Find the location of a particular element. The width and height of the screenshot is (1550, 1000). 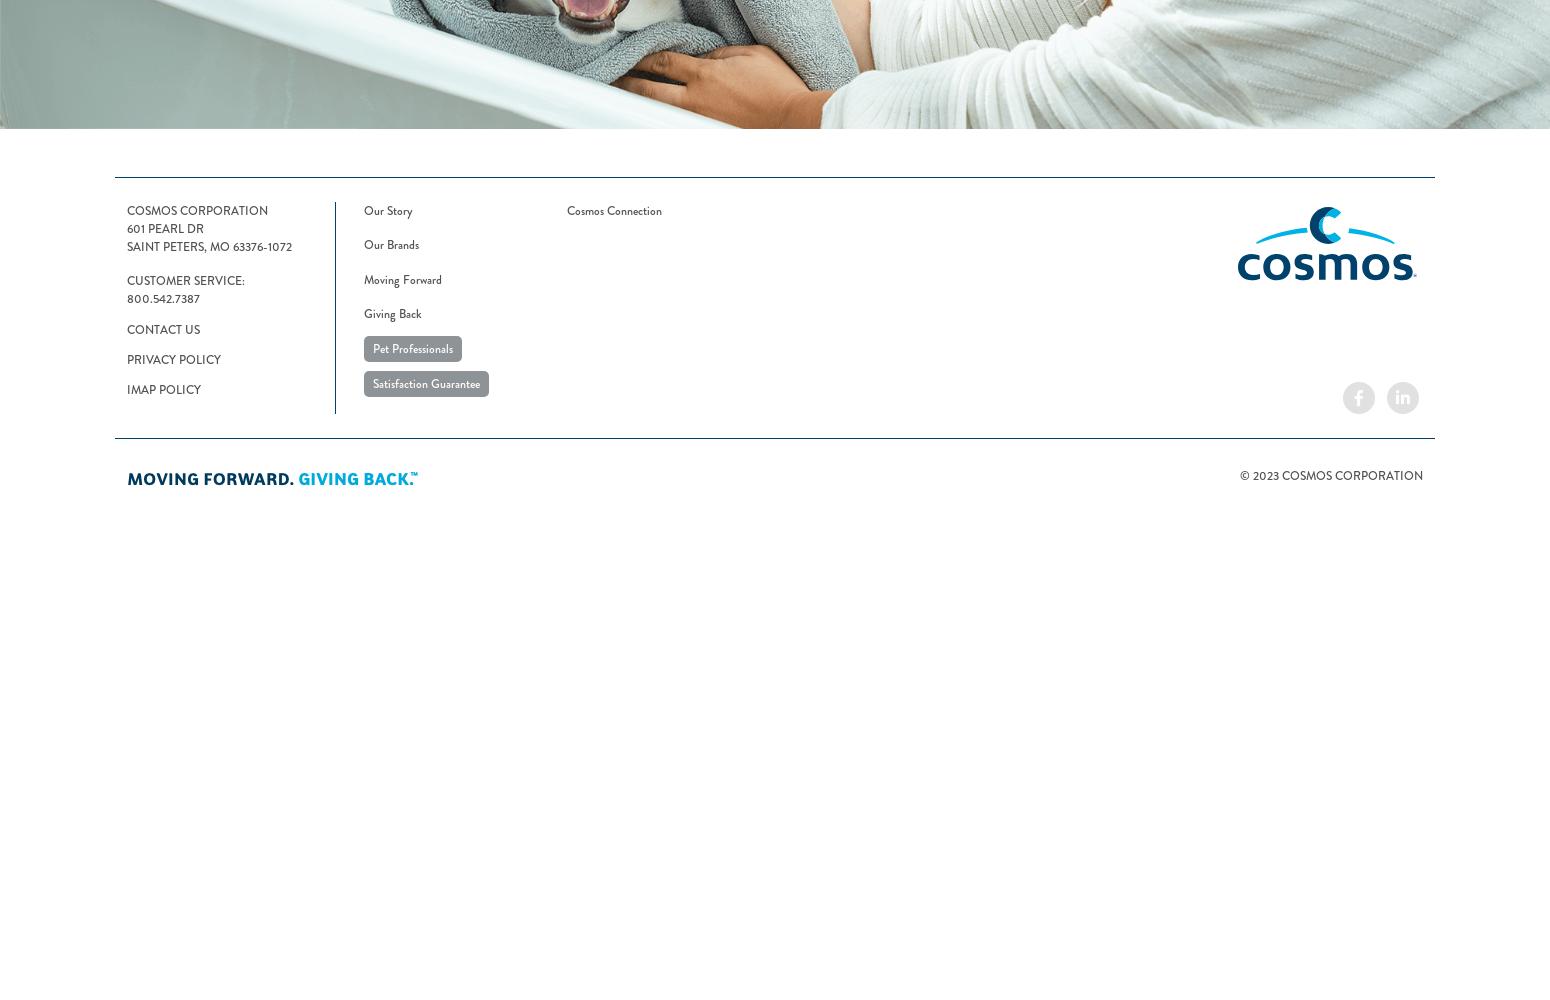

'Satisfaction Guarantee' is located at coordinates (426, 383).